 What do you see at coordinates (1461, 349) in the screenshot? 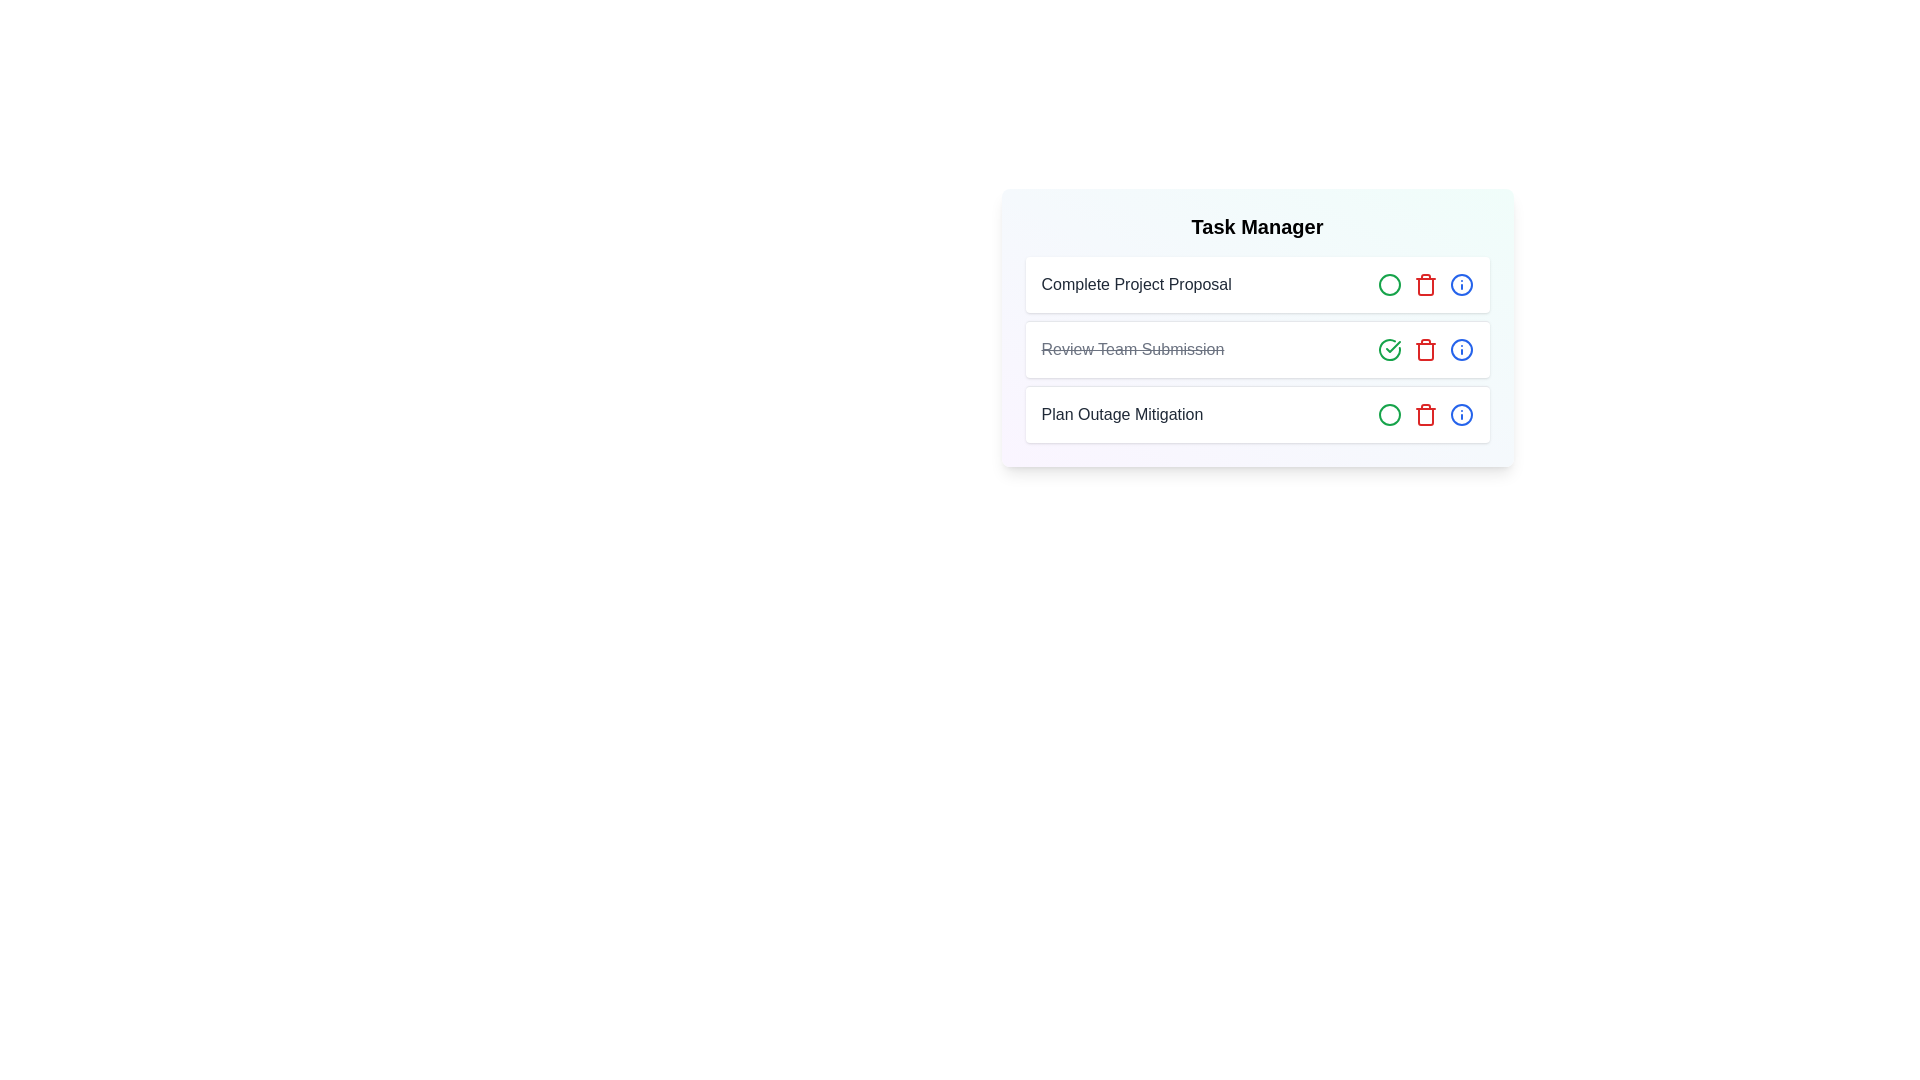
I see `'Info' button for the task titled 'Review Team Submission'` at bounding box center [1461, 349].